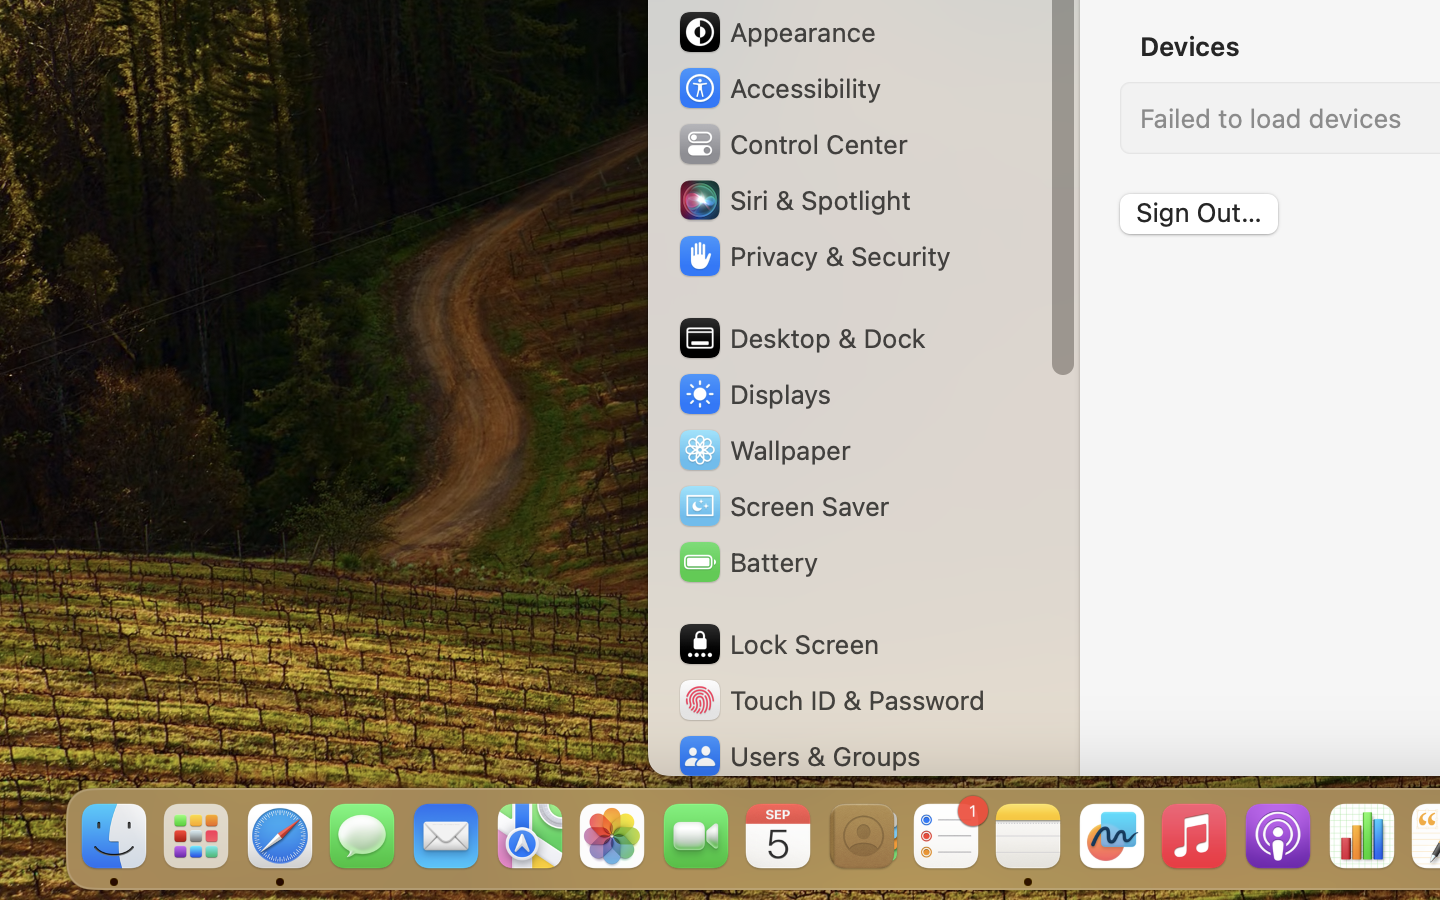 Image resolution: width=1440 pixels, height=900 pixels. Describe the element at coordinates (831, 699) in the screenshot. I see `'Touch ID & Password'` at that location.